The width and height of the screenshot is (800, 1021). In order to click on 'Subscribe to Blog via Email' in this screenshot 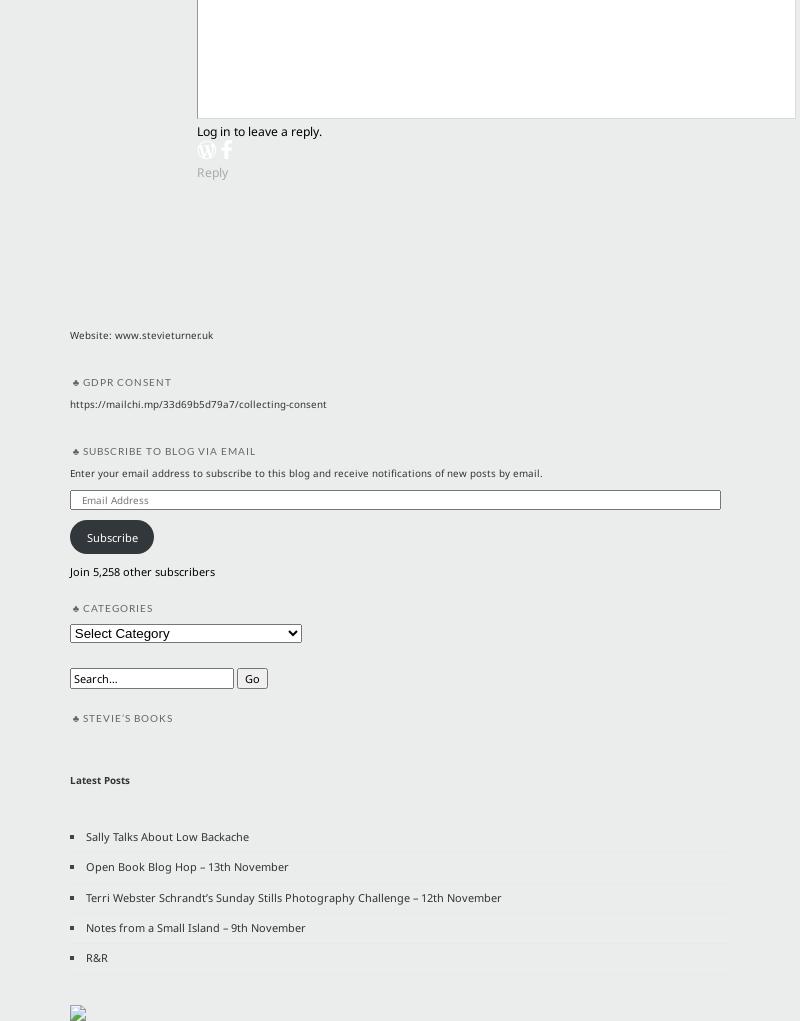, I will do `click(167, 449)`.